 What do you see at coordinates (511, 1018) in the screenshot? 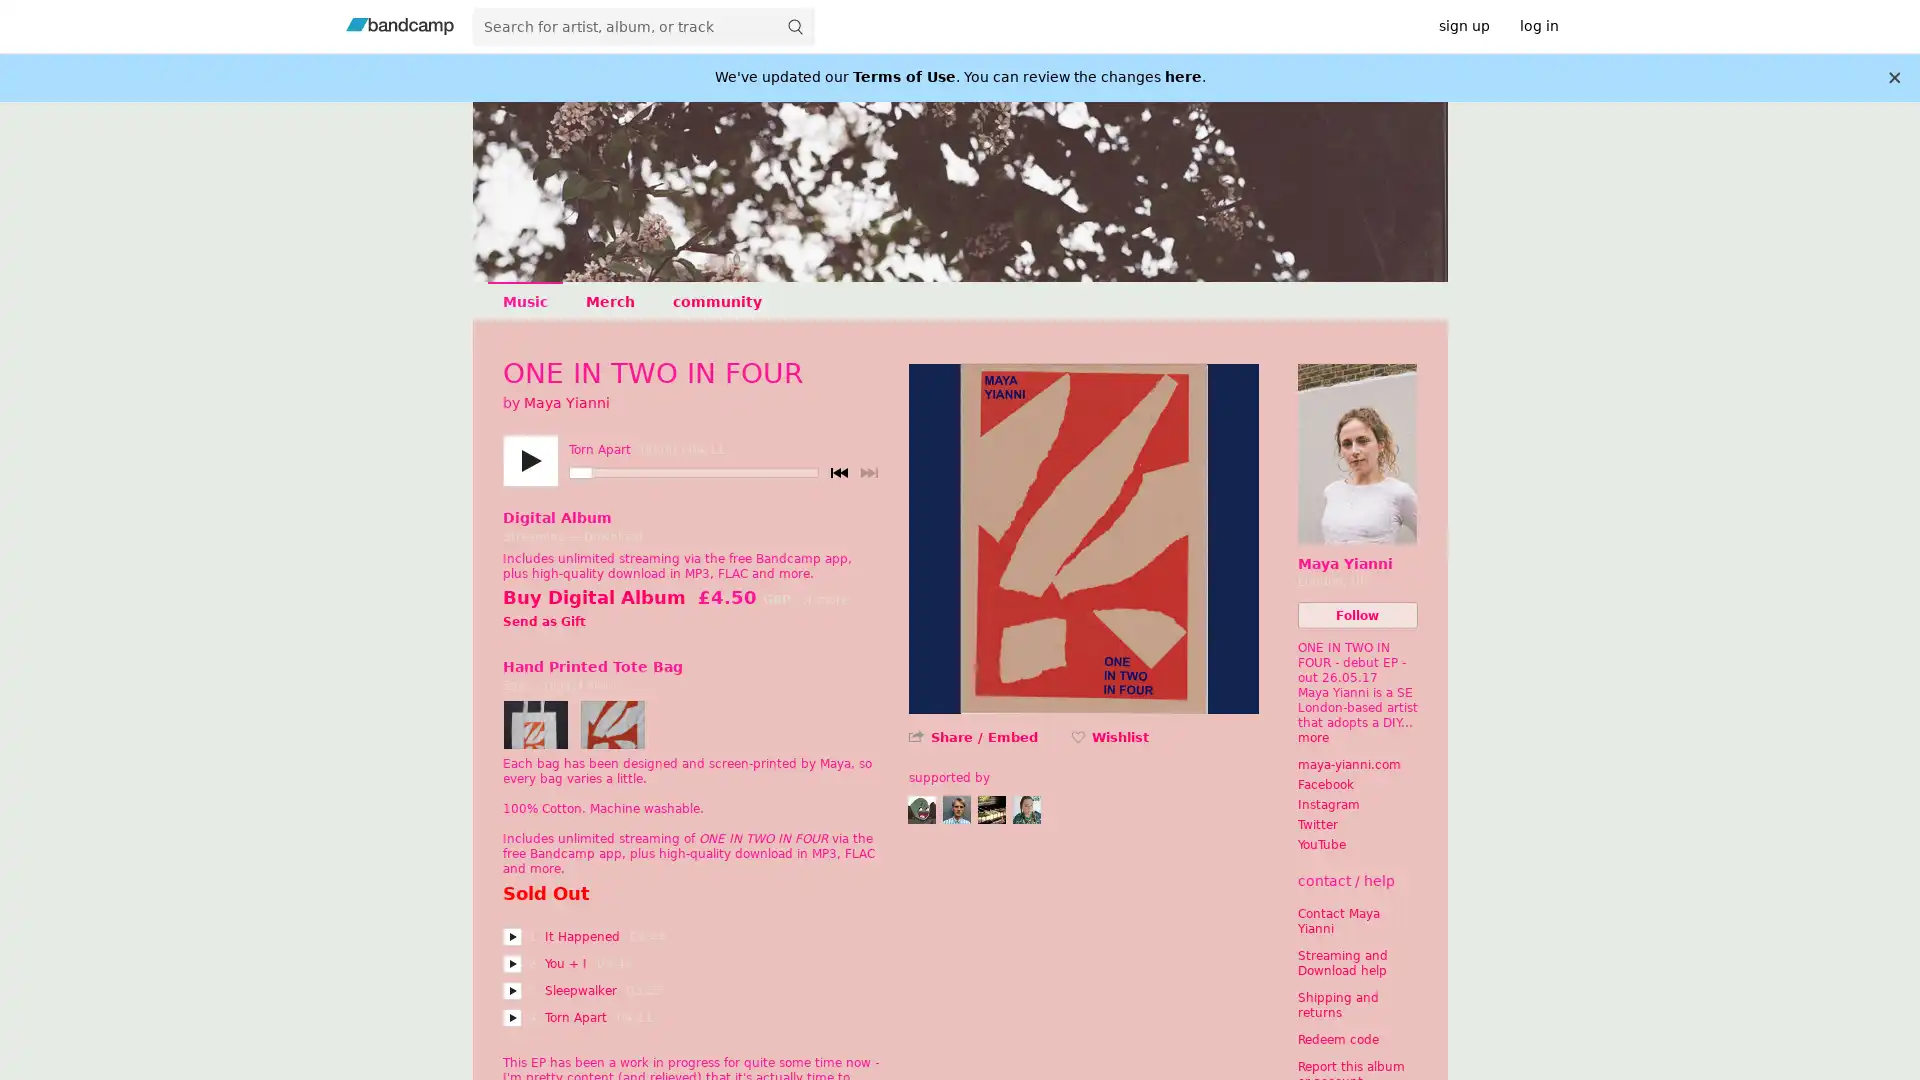
I see `Play Torn Apart` at bounding box center [511, 1018].